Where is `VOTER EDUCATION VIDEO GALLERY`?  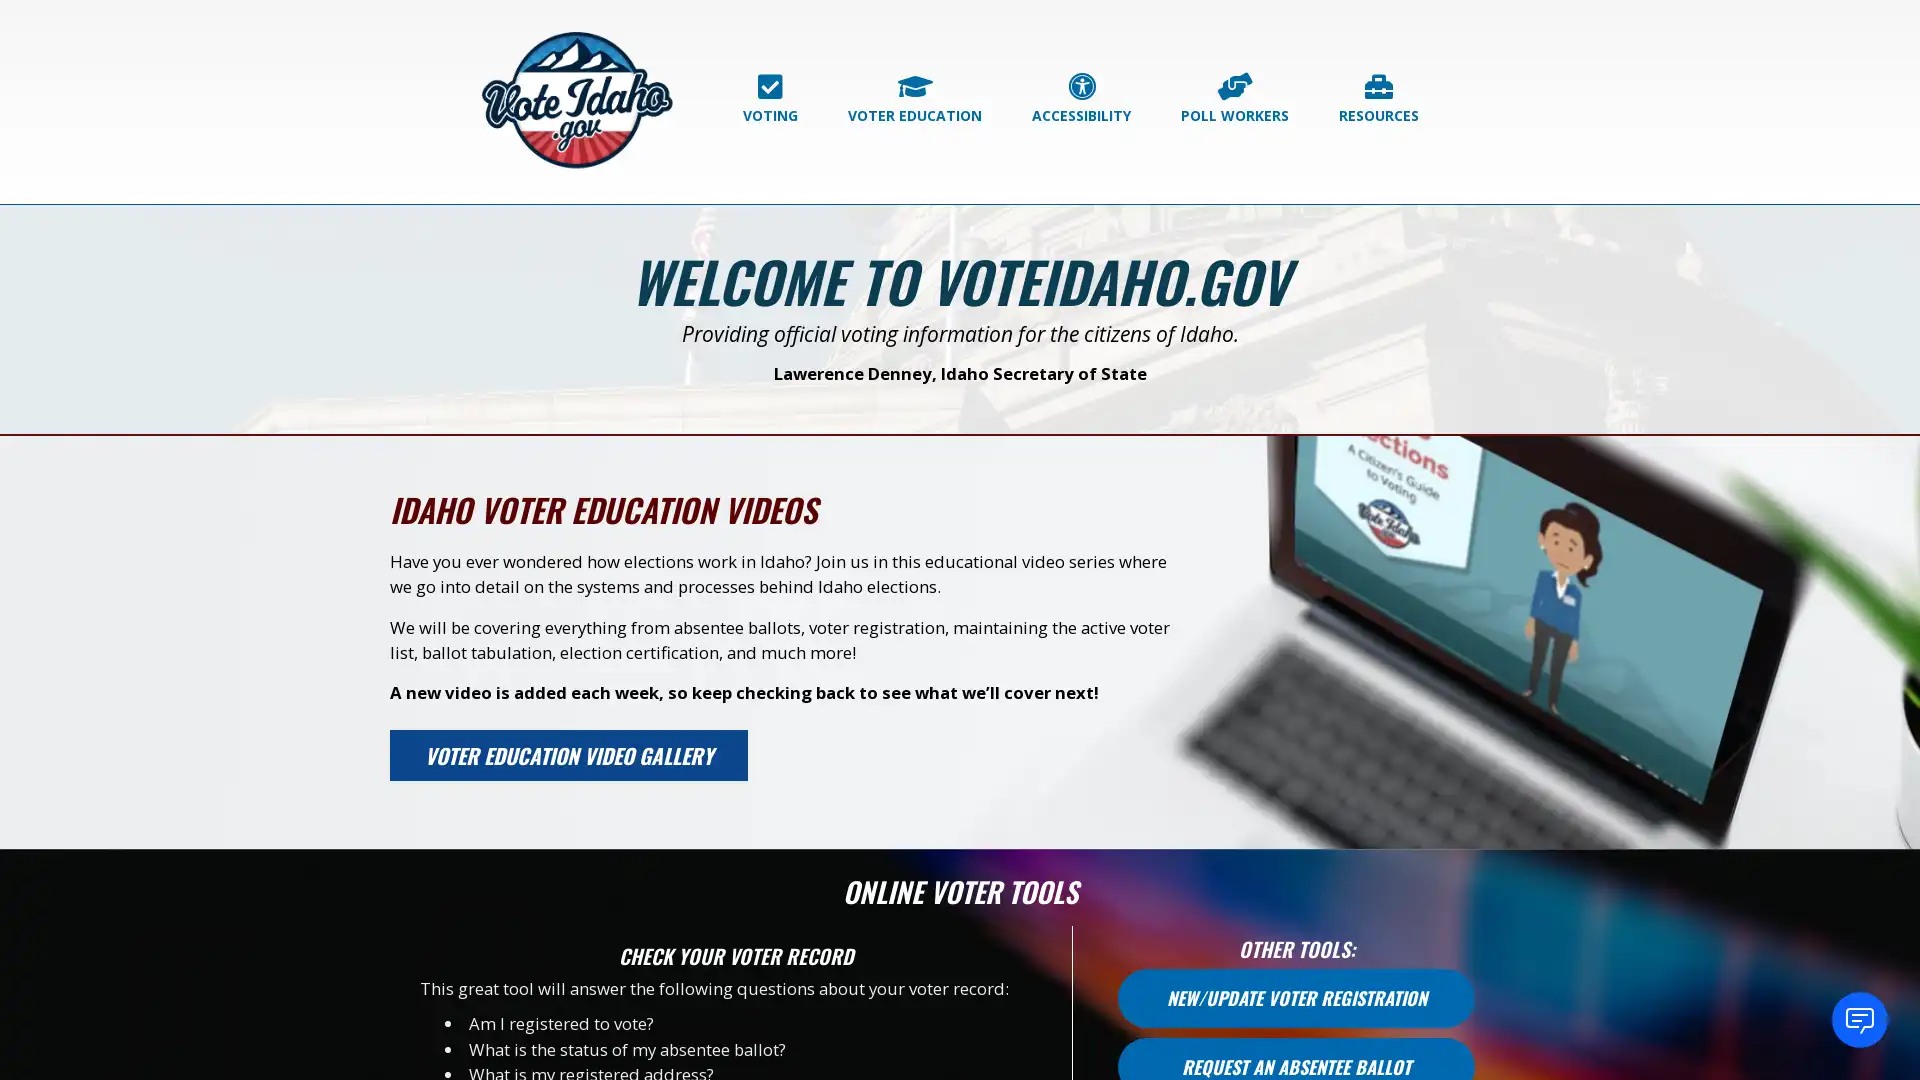 VOTER EDUCATION VIDEO GALLERY is located at coordinates (568, 755).